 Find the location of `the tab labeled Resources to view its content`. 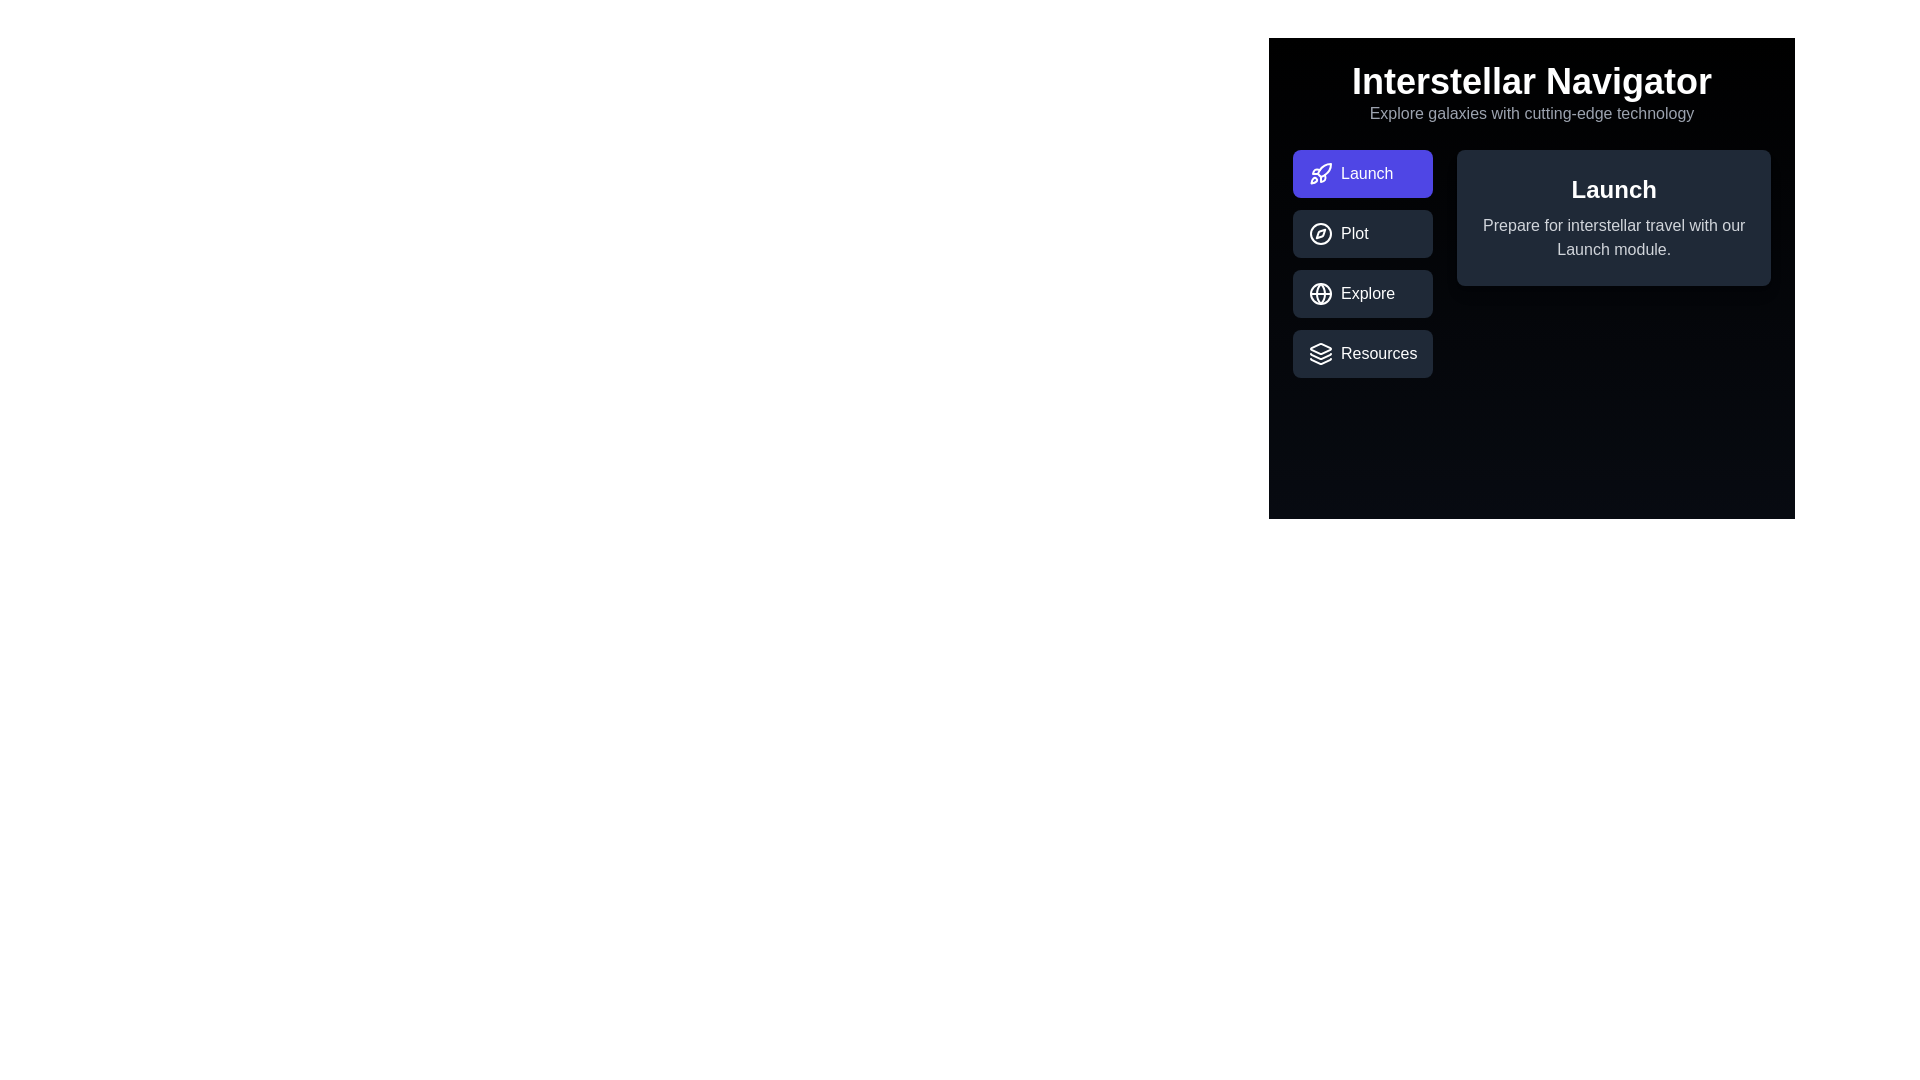

the tab labeled Resources to view its content is located at coordinates (1362, 353).